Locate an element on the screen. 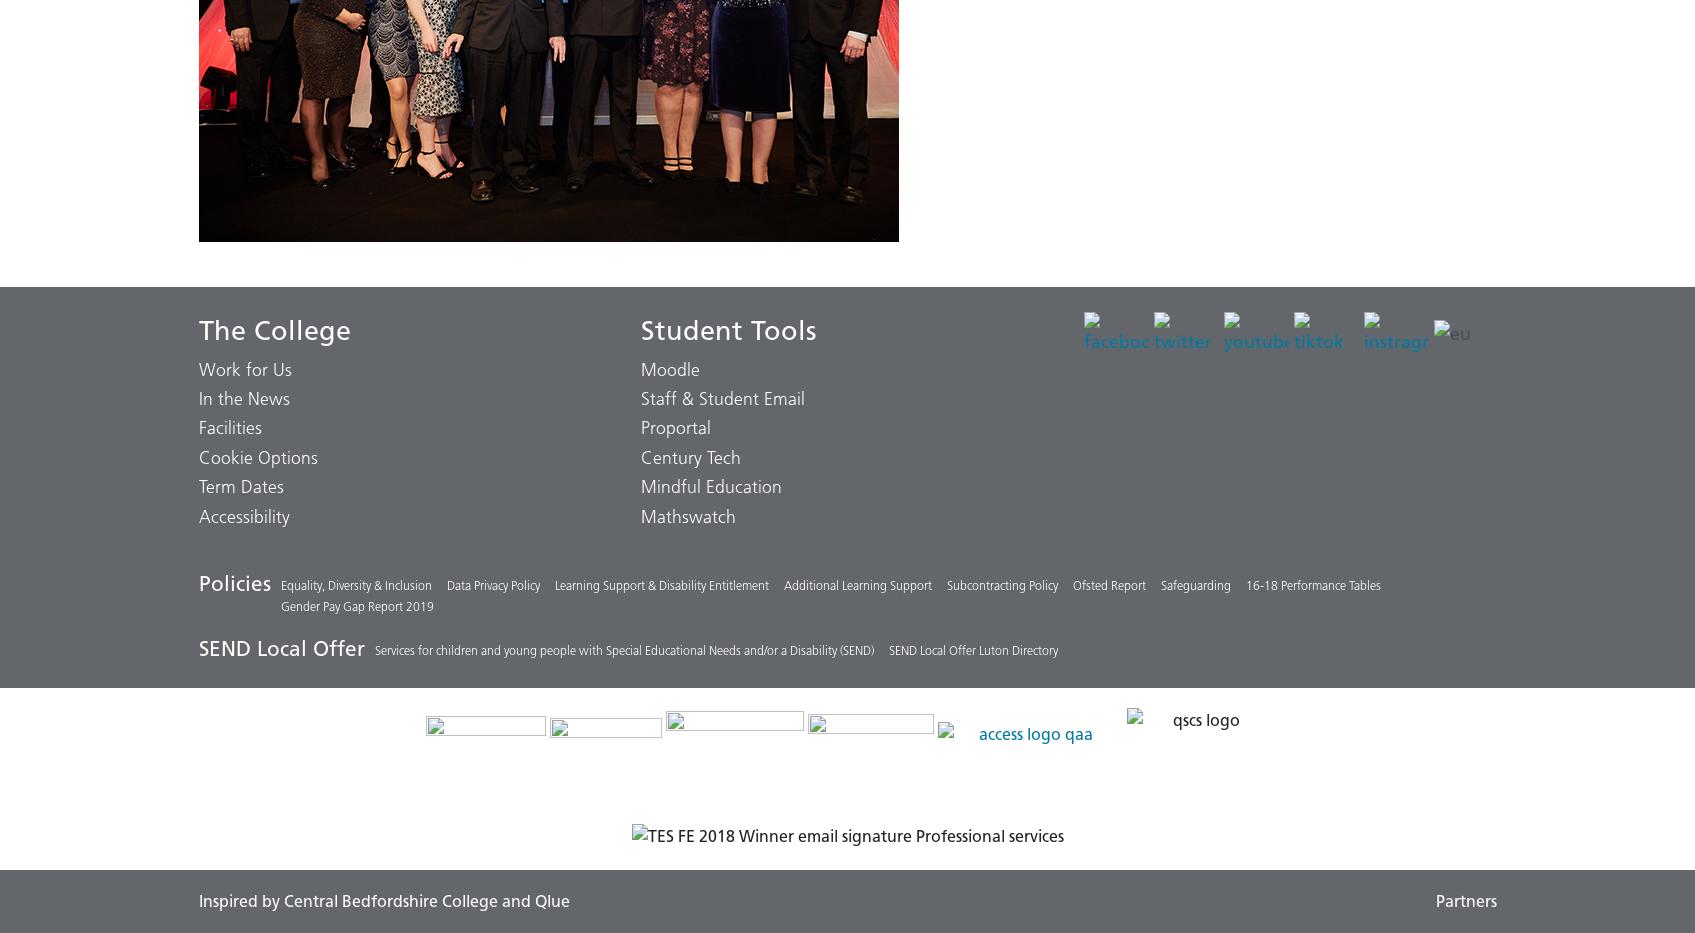 The width and height of the screenshot is (1695, 933). 'Safeguarding' is located at coordinates (1159, 585).